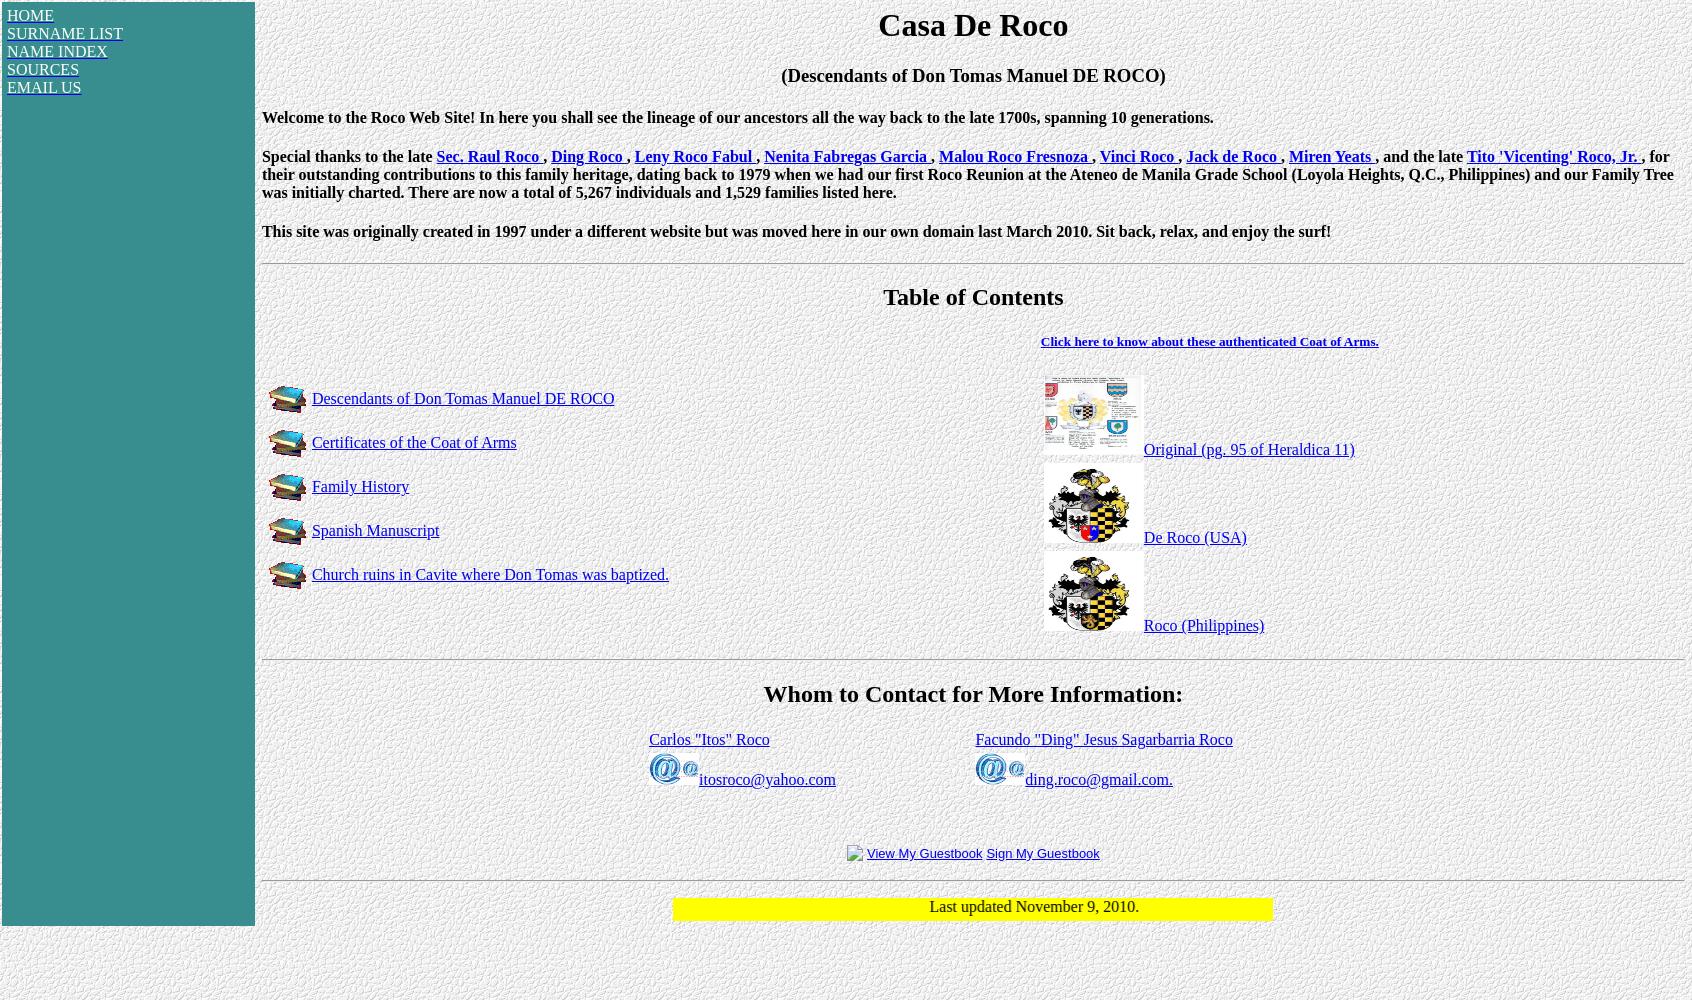 The height and width of the screenshot is (1000, 1692). I want to click on 'Spanish Manuscript', so click(374, 530).